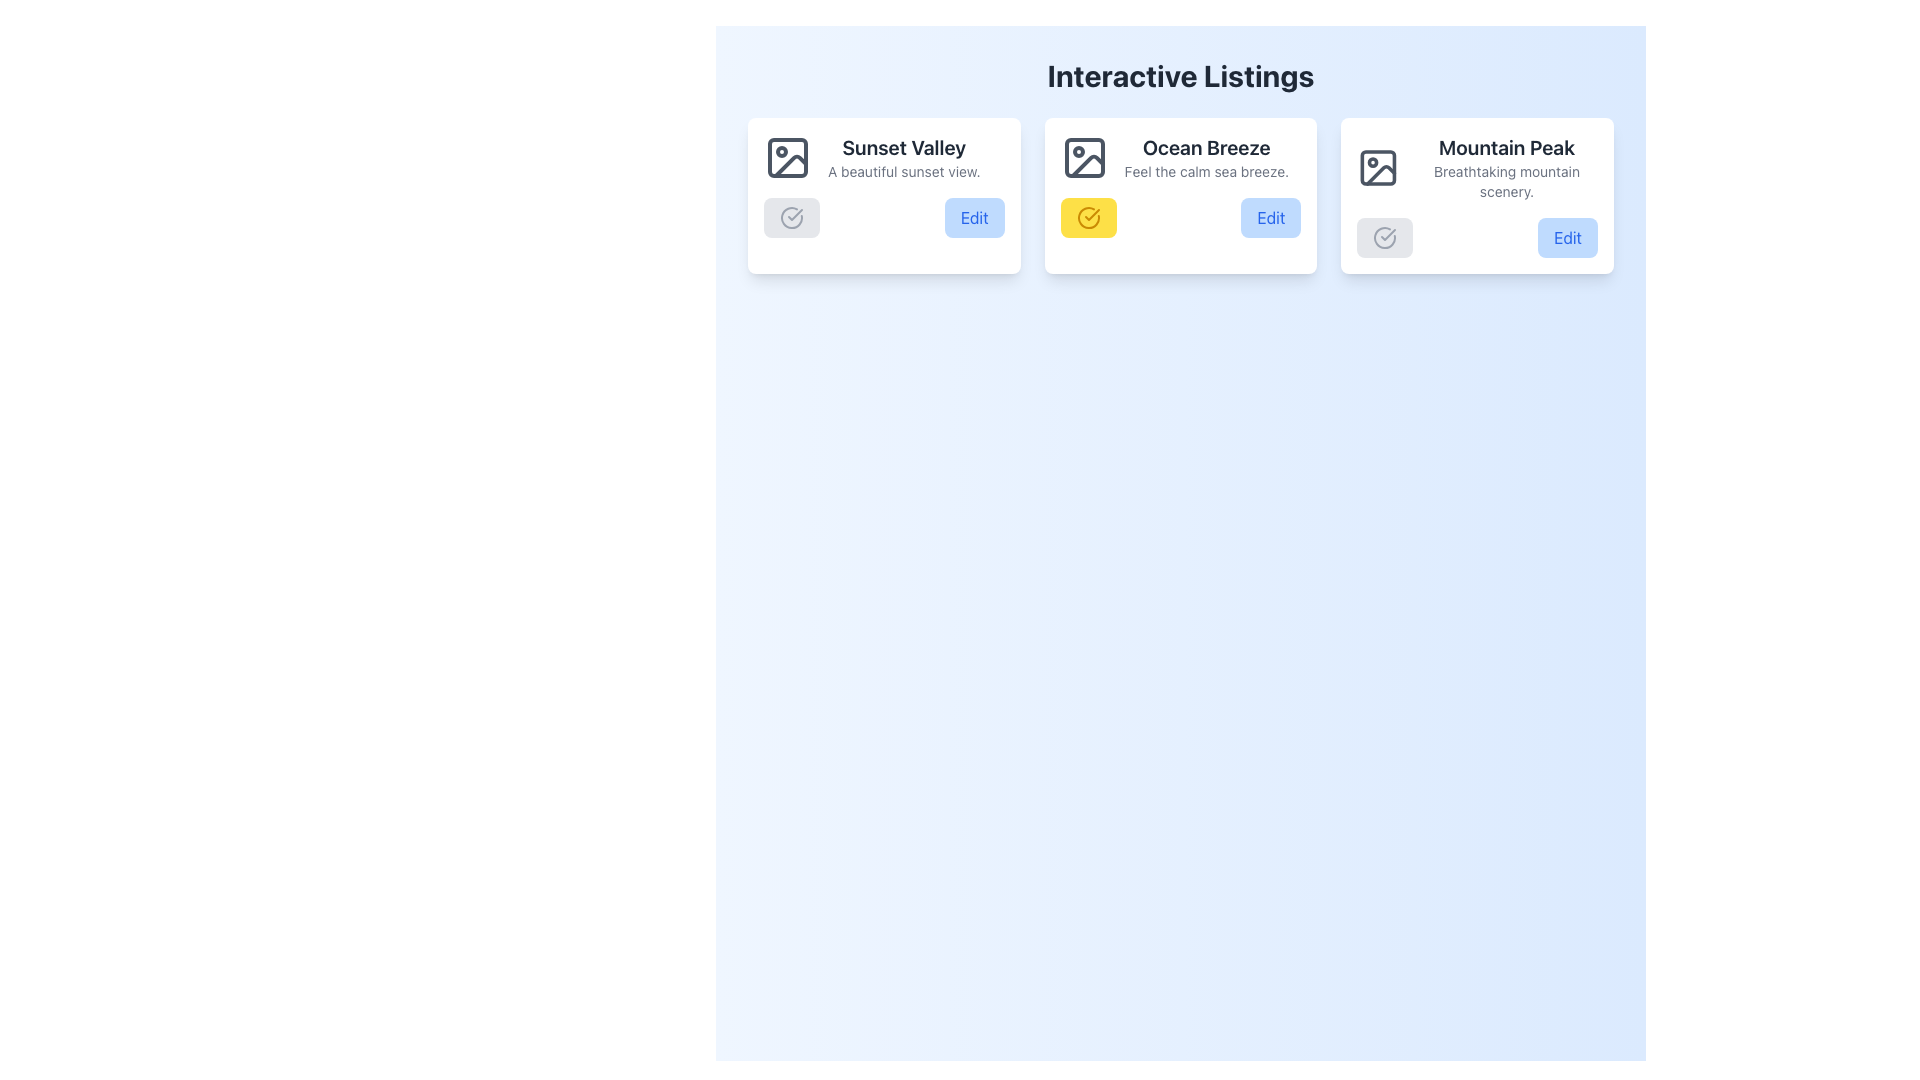  I want to click on the static text component labeled 'Sunset Valley' with the subtitle 'A beautiful sunset view.' located in the leftmost card above the blue 'Edit' button, so click(903, 157).